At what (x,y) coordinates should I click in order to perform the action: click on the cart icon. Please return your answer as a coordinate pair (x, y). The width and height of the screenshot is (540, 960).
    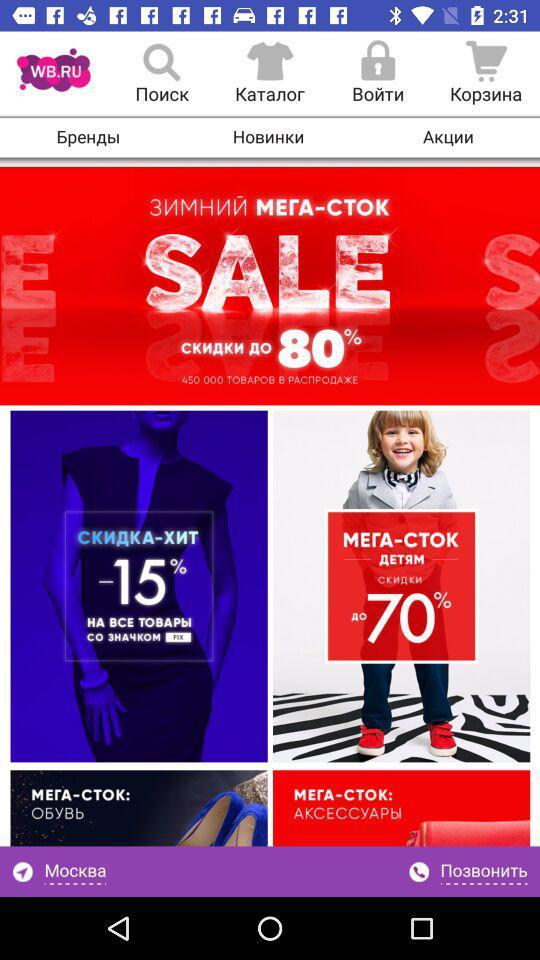
    Looking at the image, I should click on (485, 73).